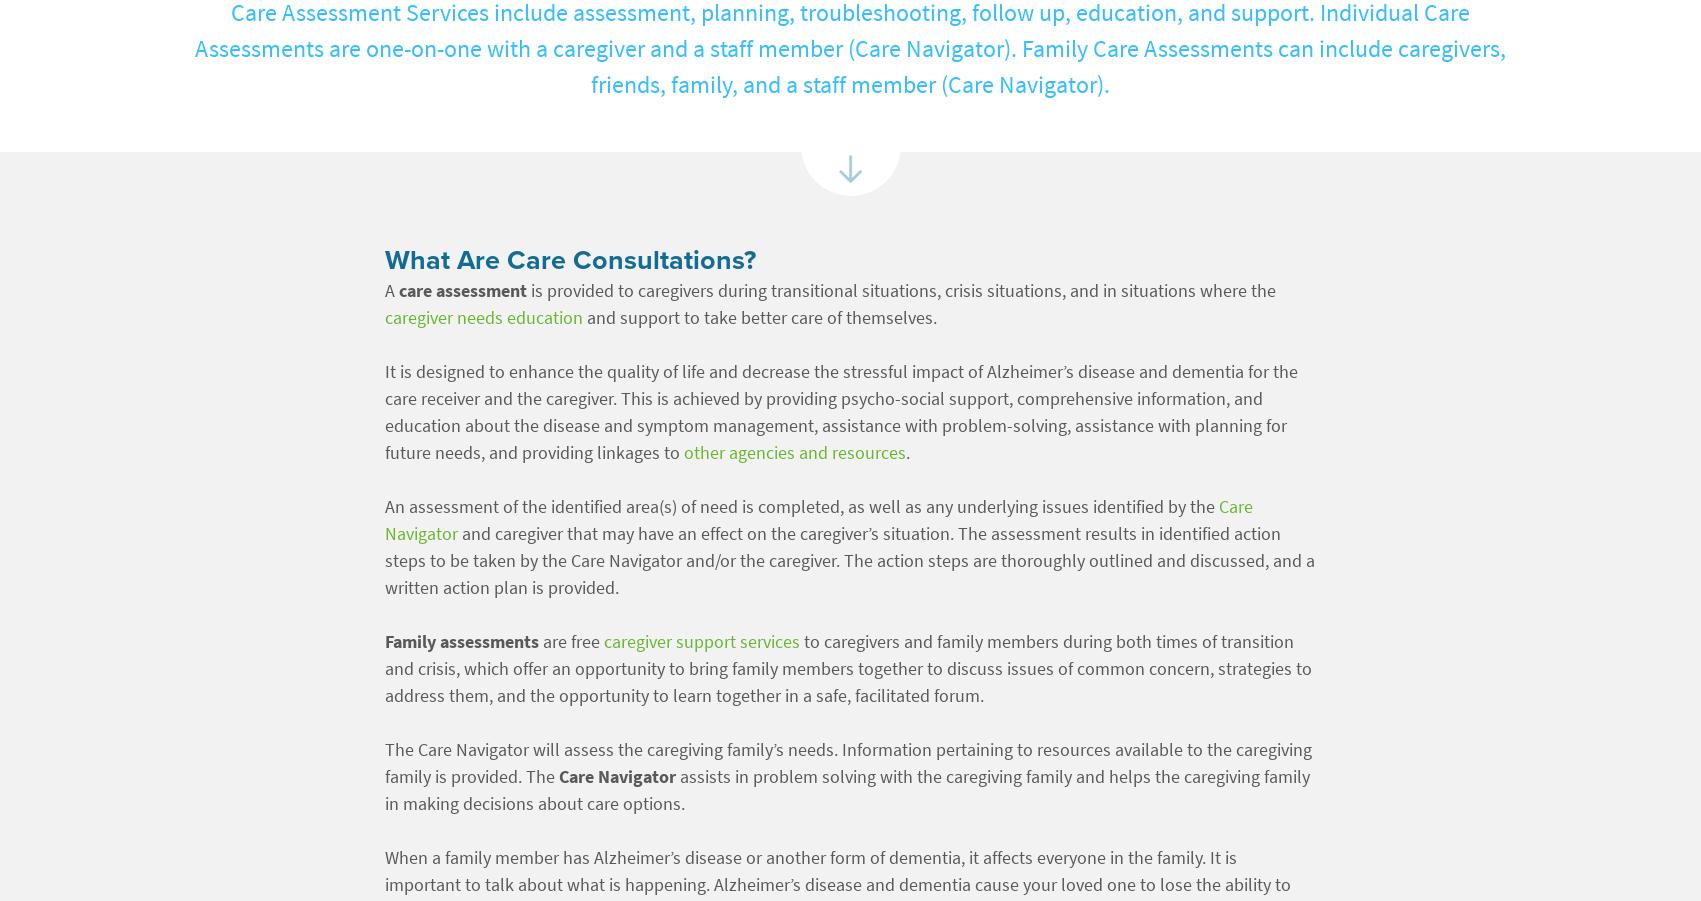  Describe the element at coordinates (459, 641) in the screenshot. I see `'Family assessments'` at that location.